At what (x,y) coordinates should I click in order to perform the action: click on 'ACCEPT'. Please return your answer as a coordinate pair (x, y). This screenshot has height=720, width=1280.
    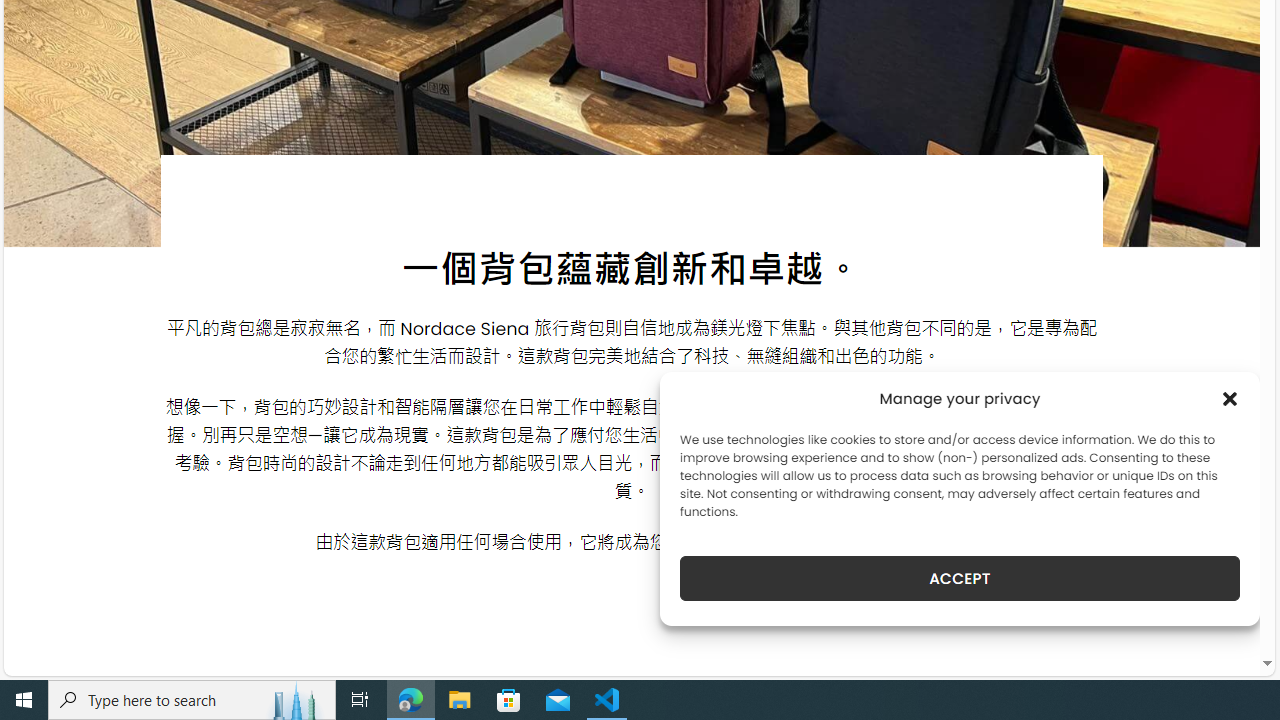
    Looking at the image, I should click on (960, 578).